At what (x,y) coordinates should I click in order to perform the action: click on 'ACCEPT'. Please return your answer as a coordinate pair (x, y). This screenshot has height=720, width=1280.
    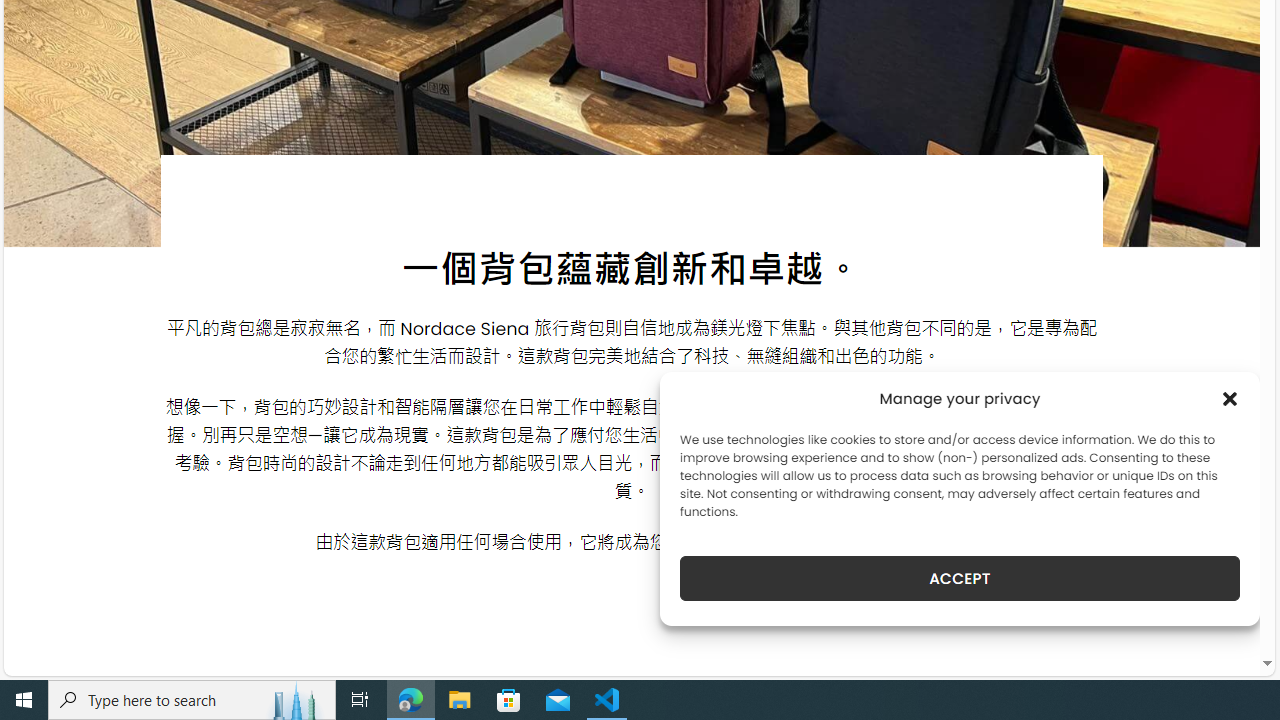
    Looking at the image, I should click on (960, 578).